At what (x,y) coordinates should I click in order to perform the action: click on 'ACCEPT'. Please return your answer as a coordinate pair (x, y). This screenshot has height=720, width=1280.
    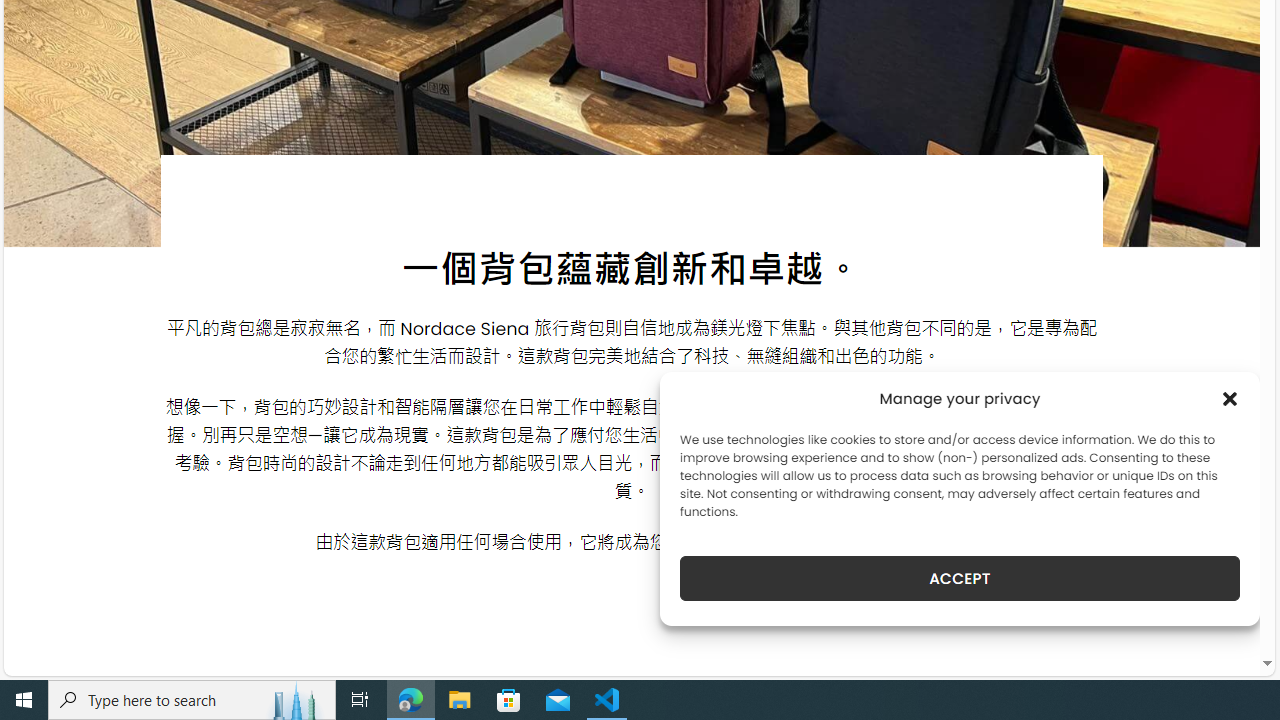
    Looking at the image, I should click on (960, 578).